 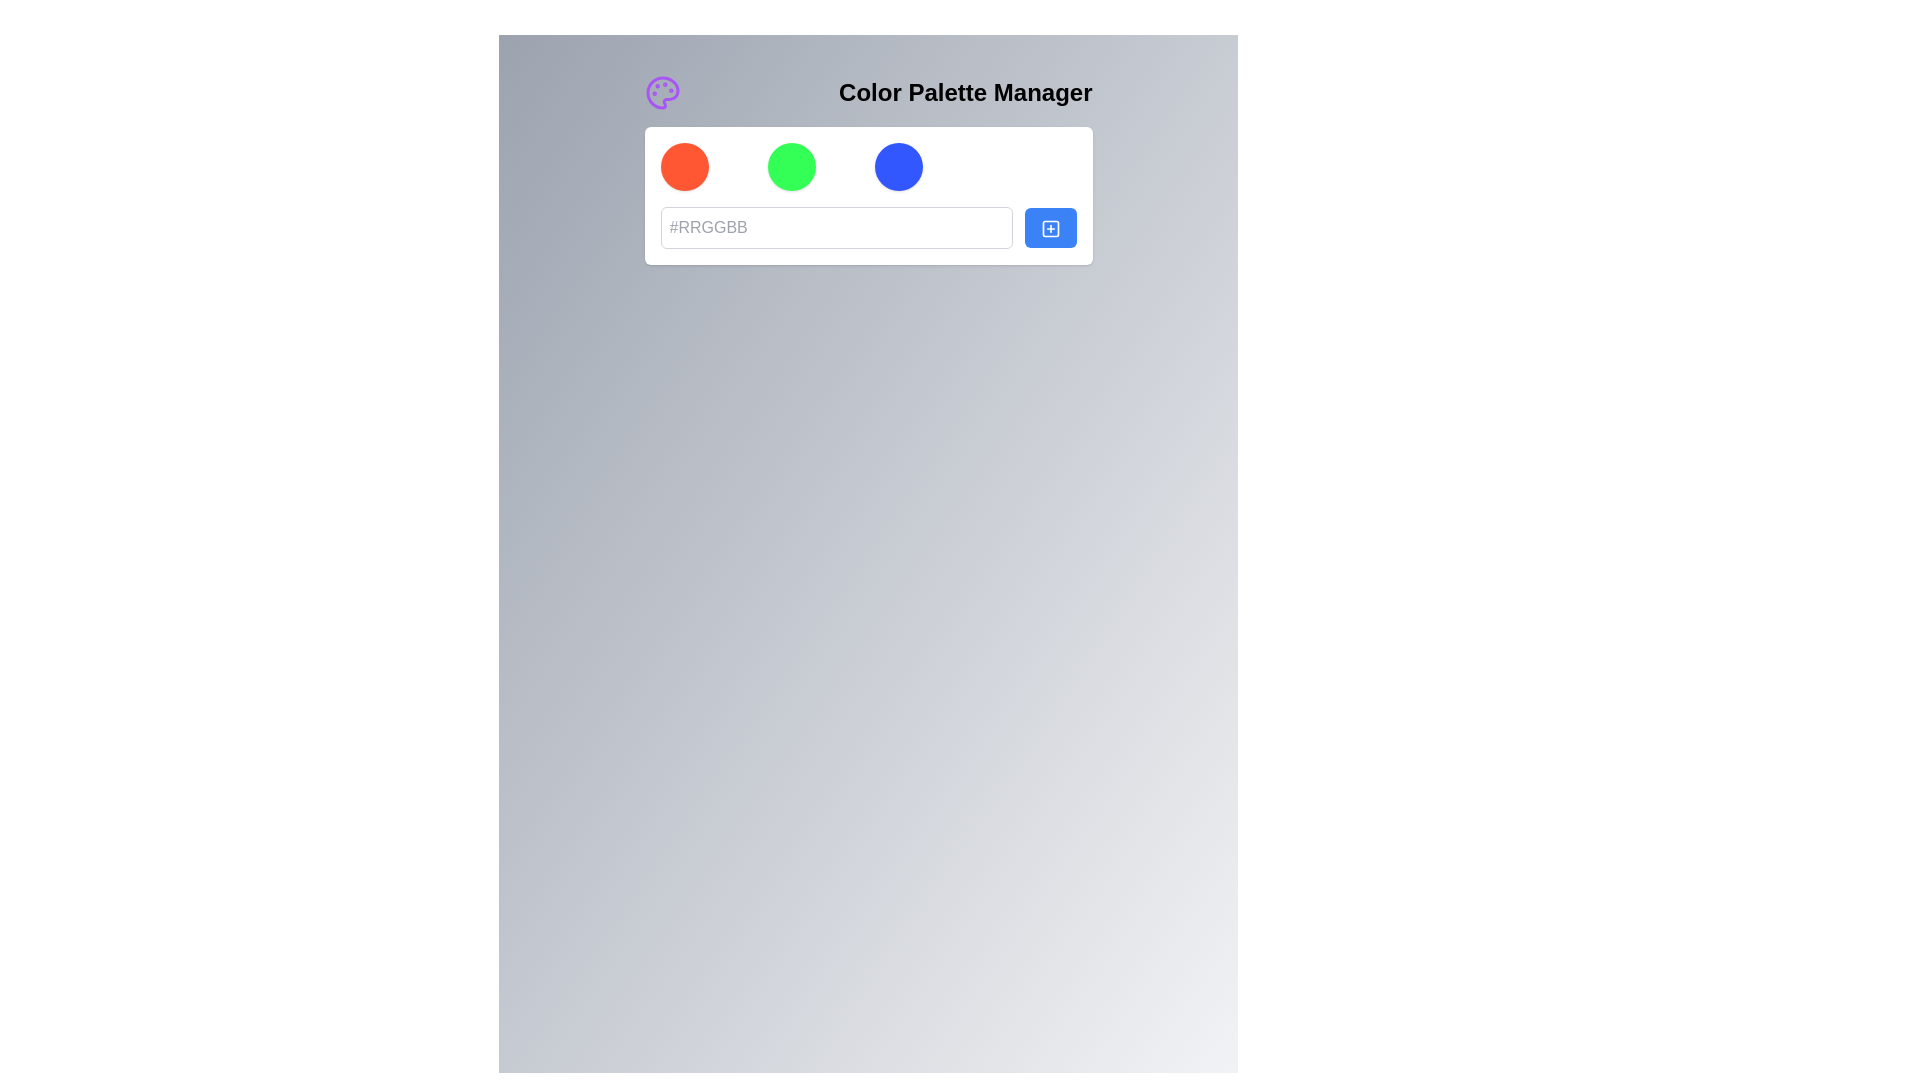 What do you see at coordinates (662, 92) in the screenshot?
I see `the color palette icon located at the top-left corner of the interface, near the 'Color Palette Manager' header` at bounding box center [662, 92].